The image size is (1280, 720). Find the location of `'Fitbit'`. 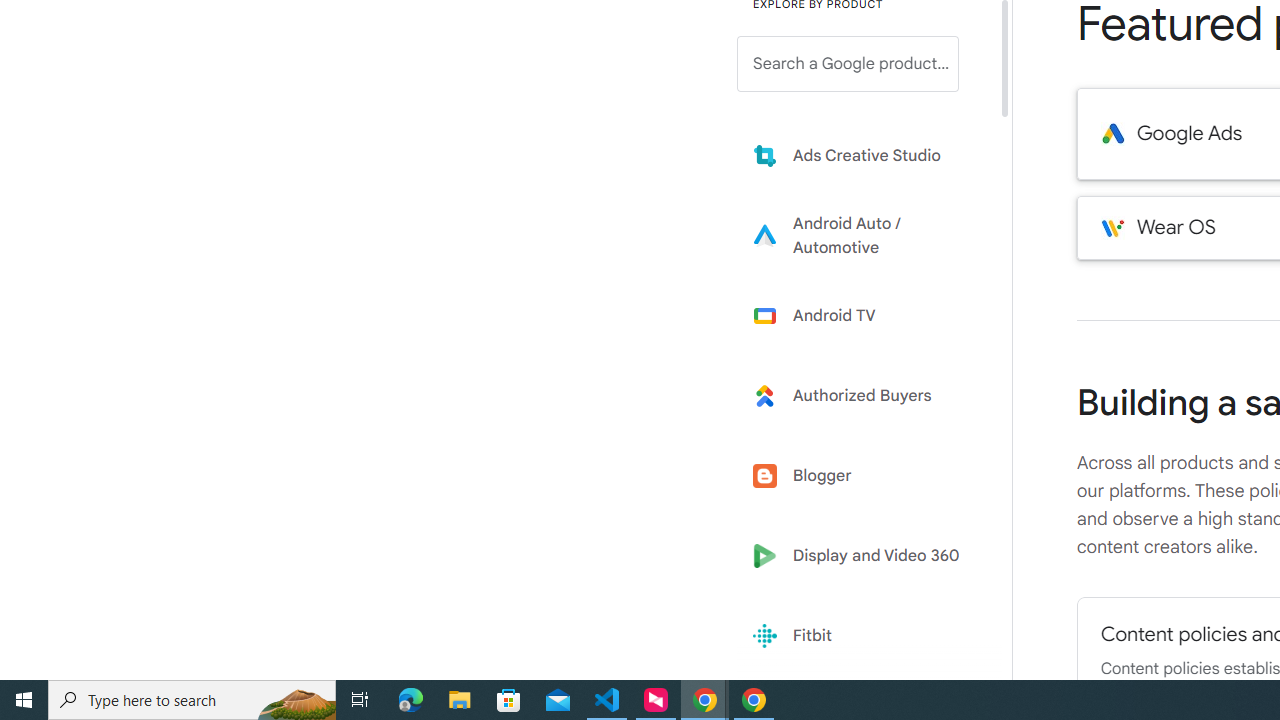

'Fitbit' is located at coordinates (862, 636).